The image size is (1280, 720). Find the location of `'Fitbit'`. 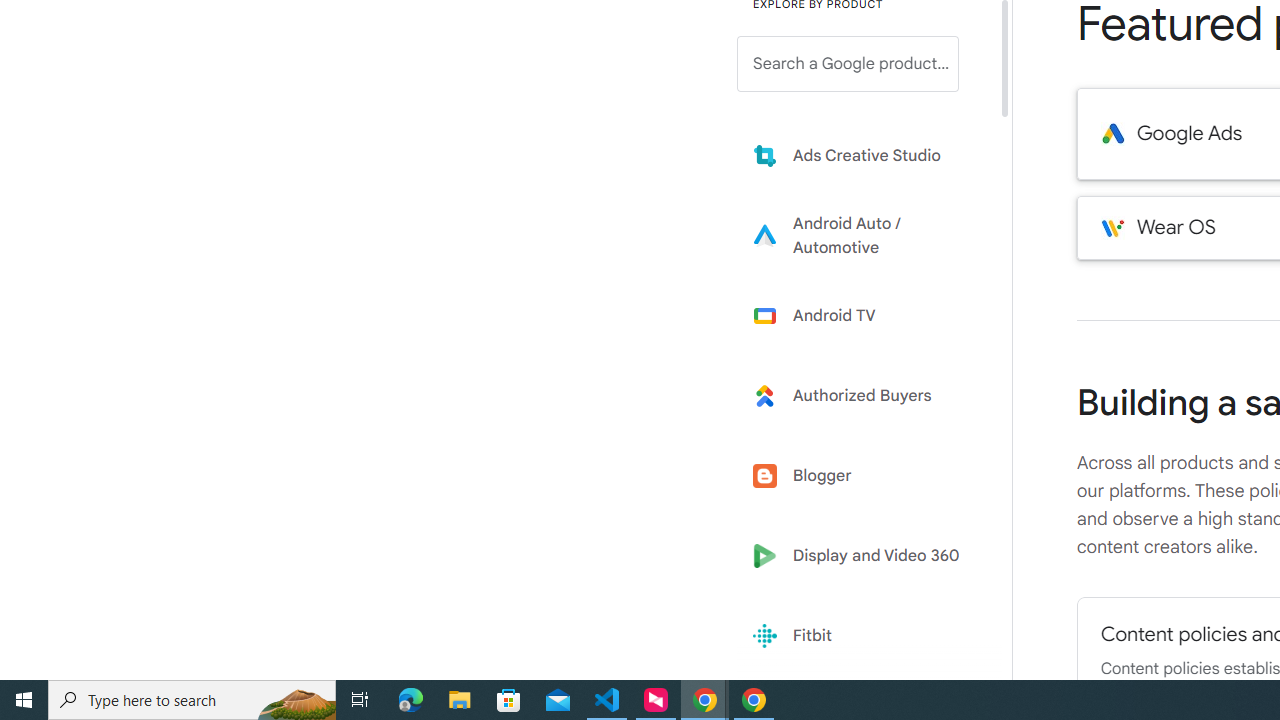

'Fitbit' is located at coordinates (862, 636).